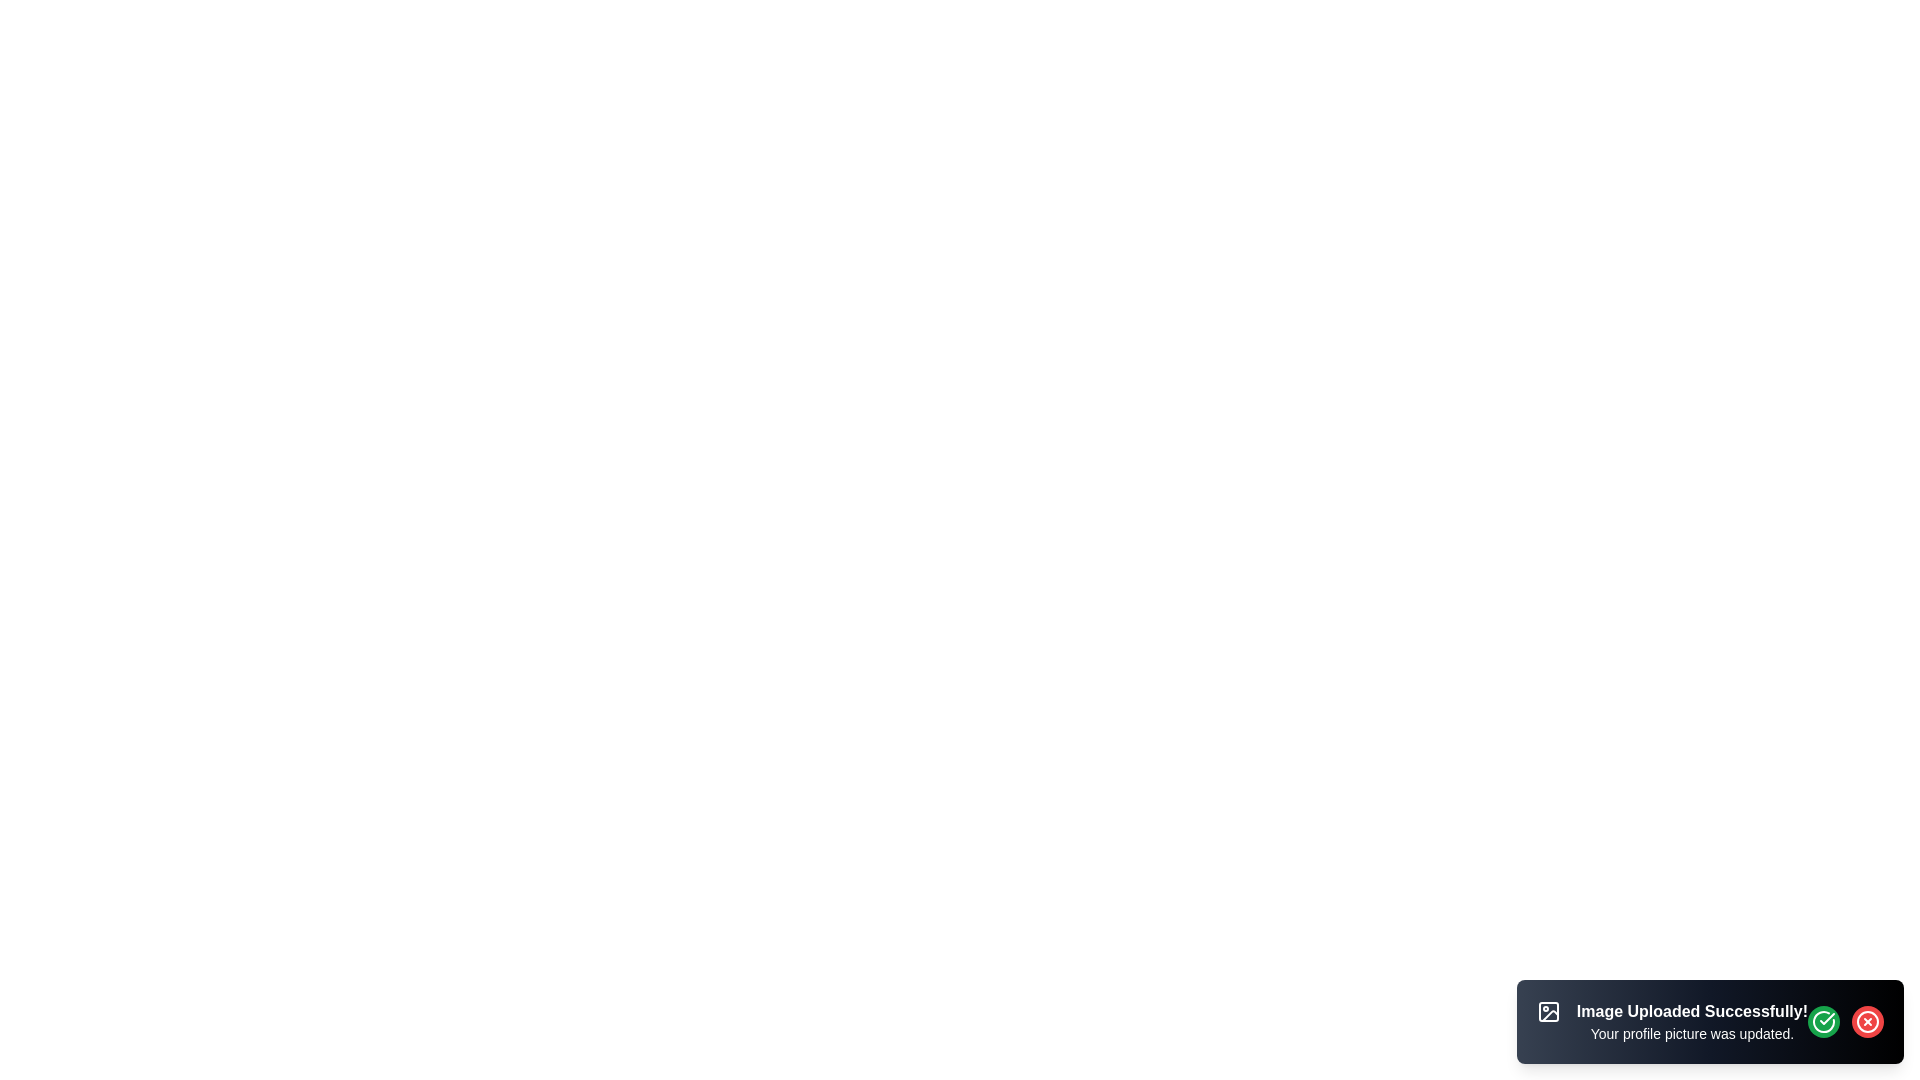 The width and height of the screenshot is (1920, 1080). I want to click on the confirm button to confirm the action, so click(1824, 1022).